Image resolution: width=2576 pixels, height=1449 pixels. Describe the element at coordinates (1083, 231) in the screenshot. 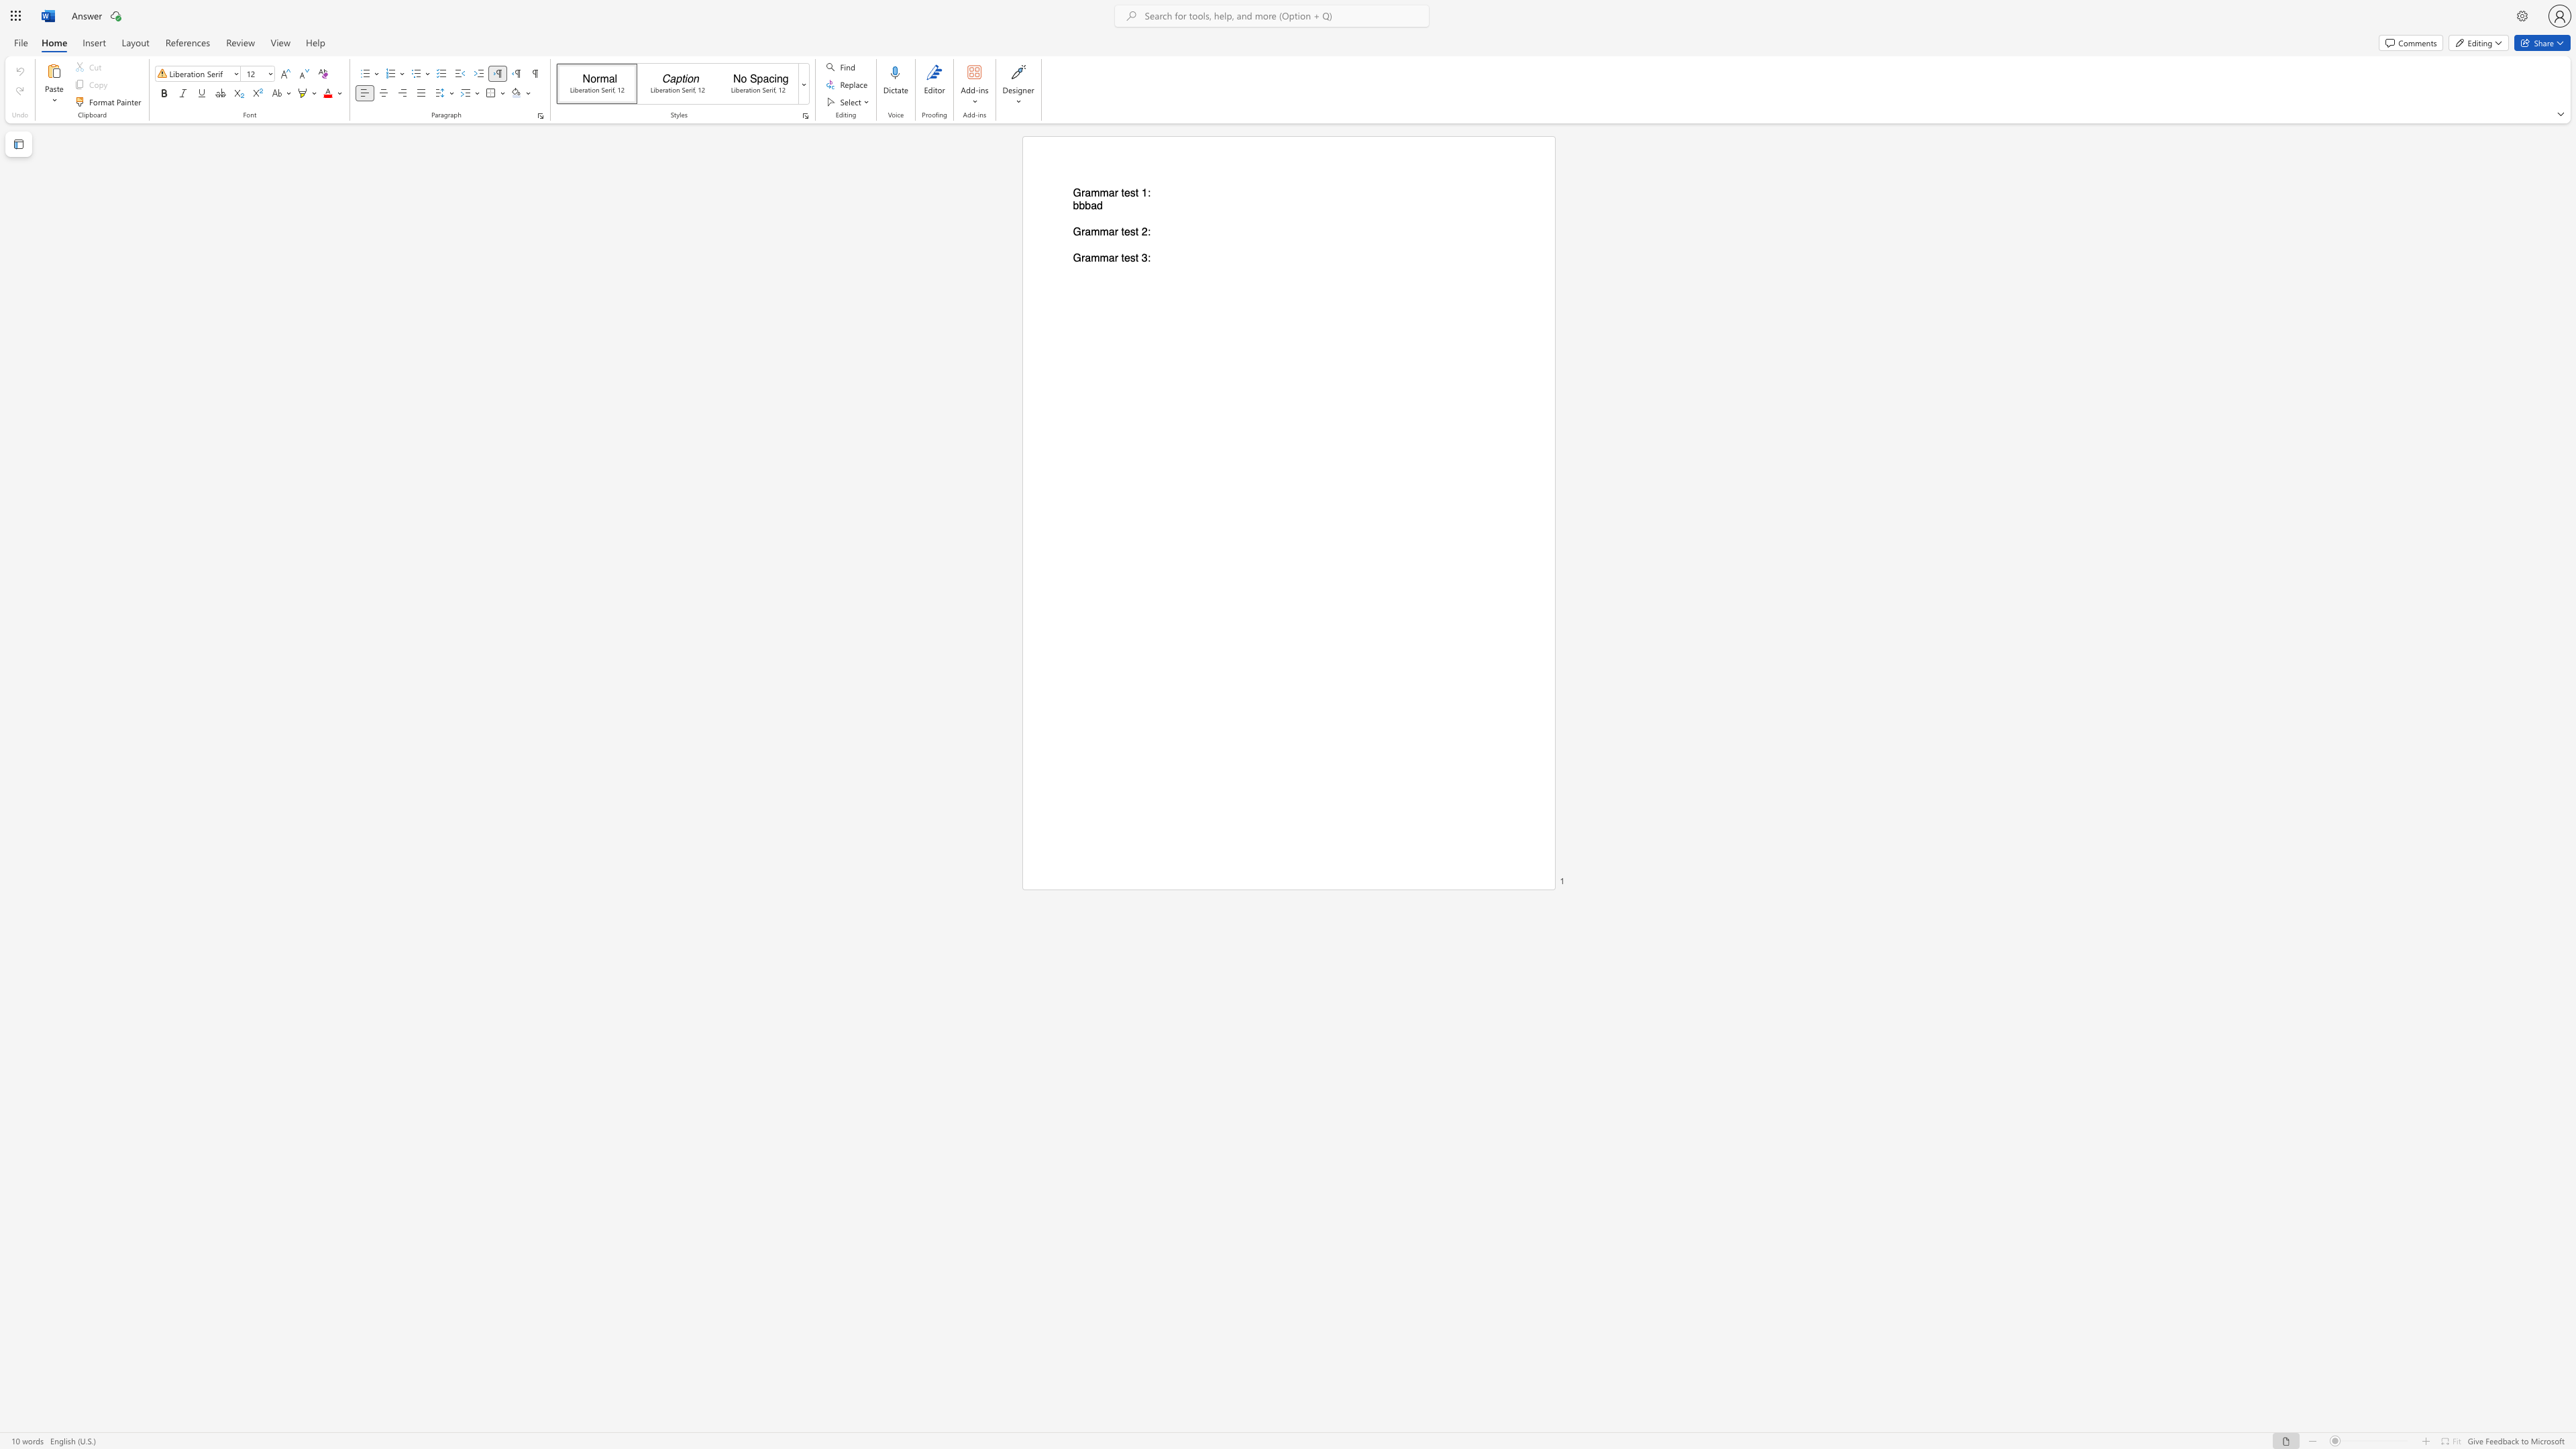

I see `the 1th character "r" in the text` at that location.